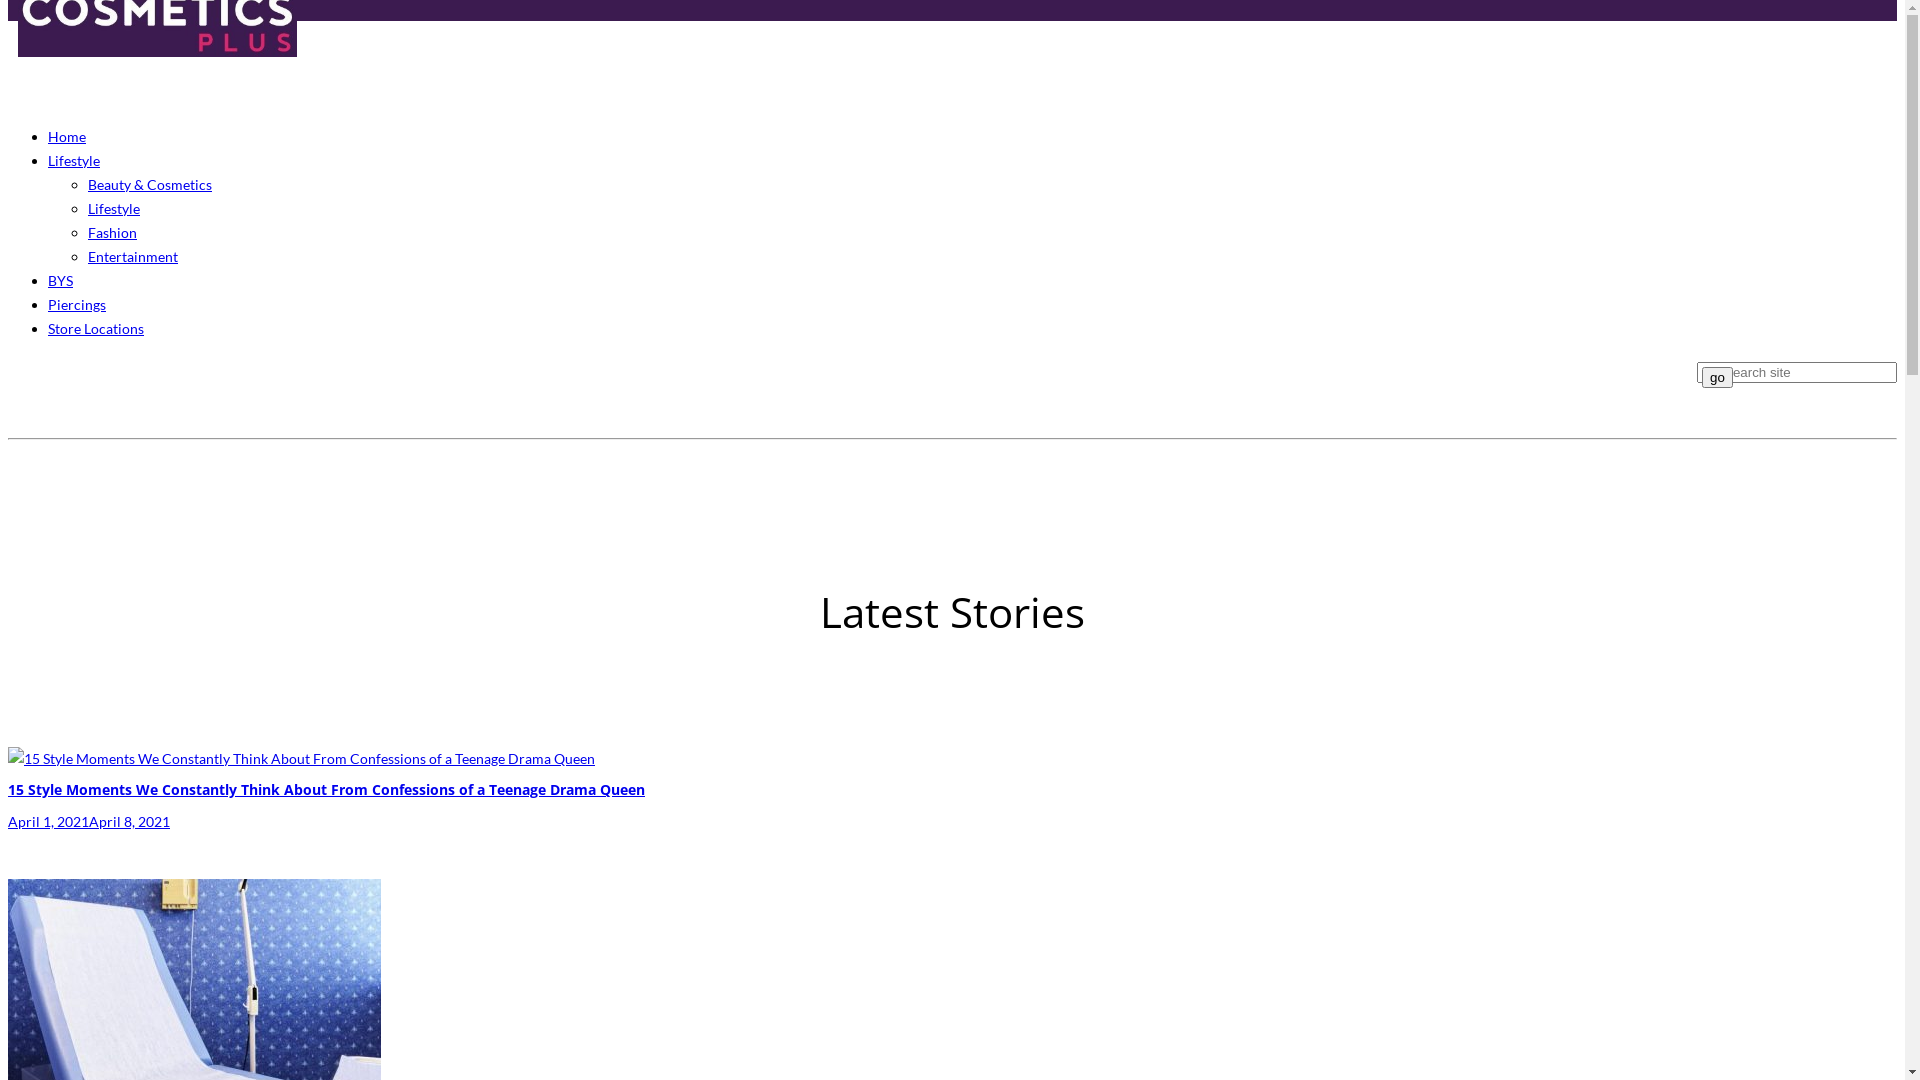  I want to click on 'Entertainment', so click(132, 255).